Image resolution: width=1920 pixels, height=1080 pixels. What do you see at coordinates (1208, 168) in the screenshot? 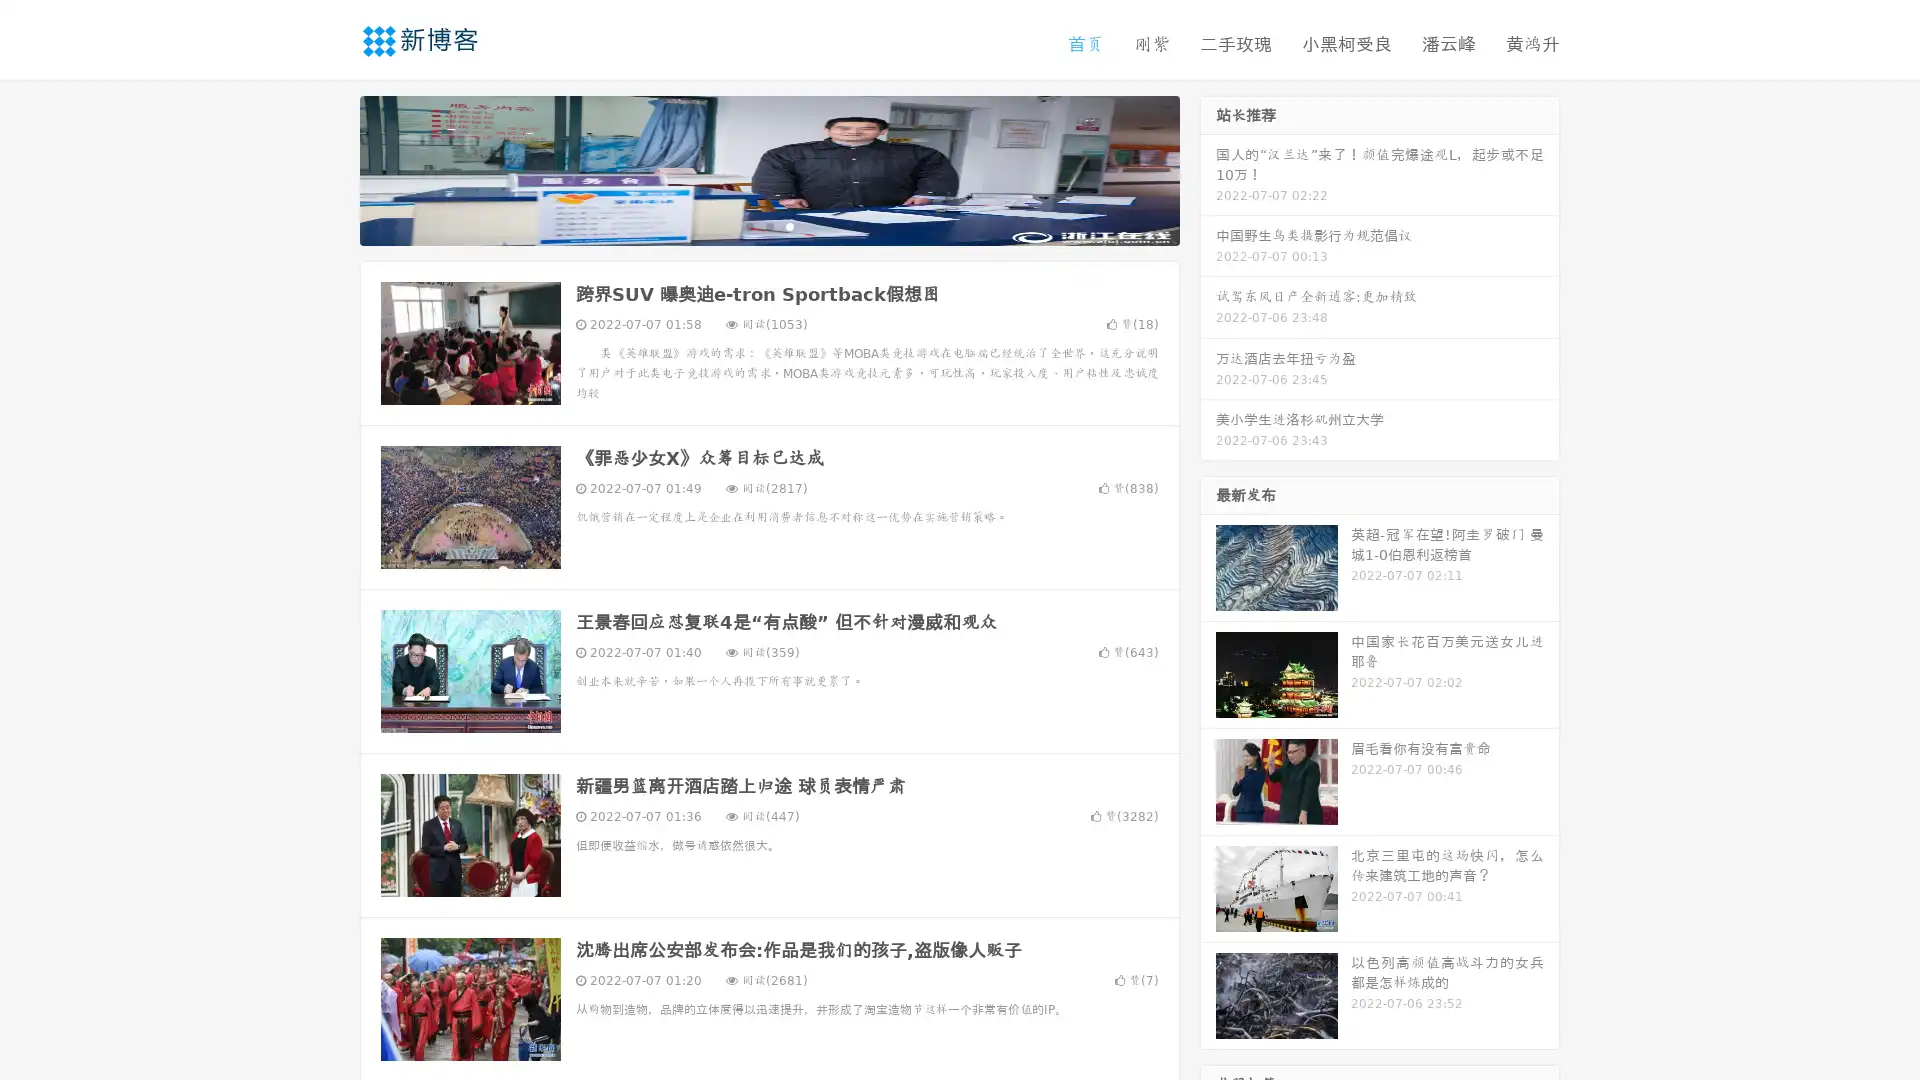
I see `Next slide` at bounding box center [1208, 168].